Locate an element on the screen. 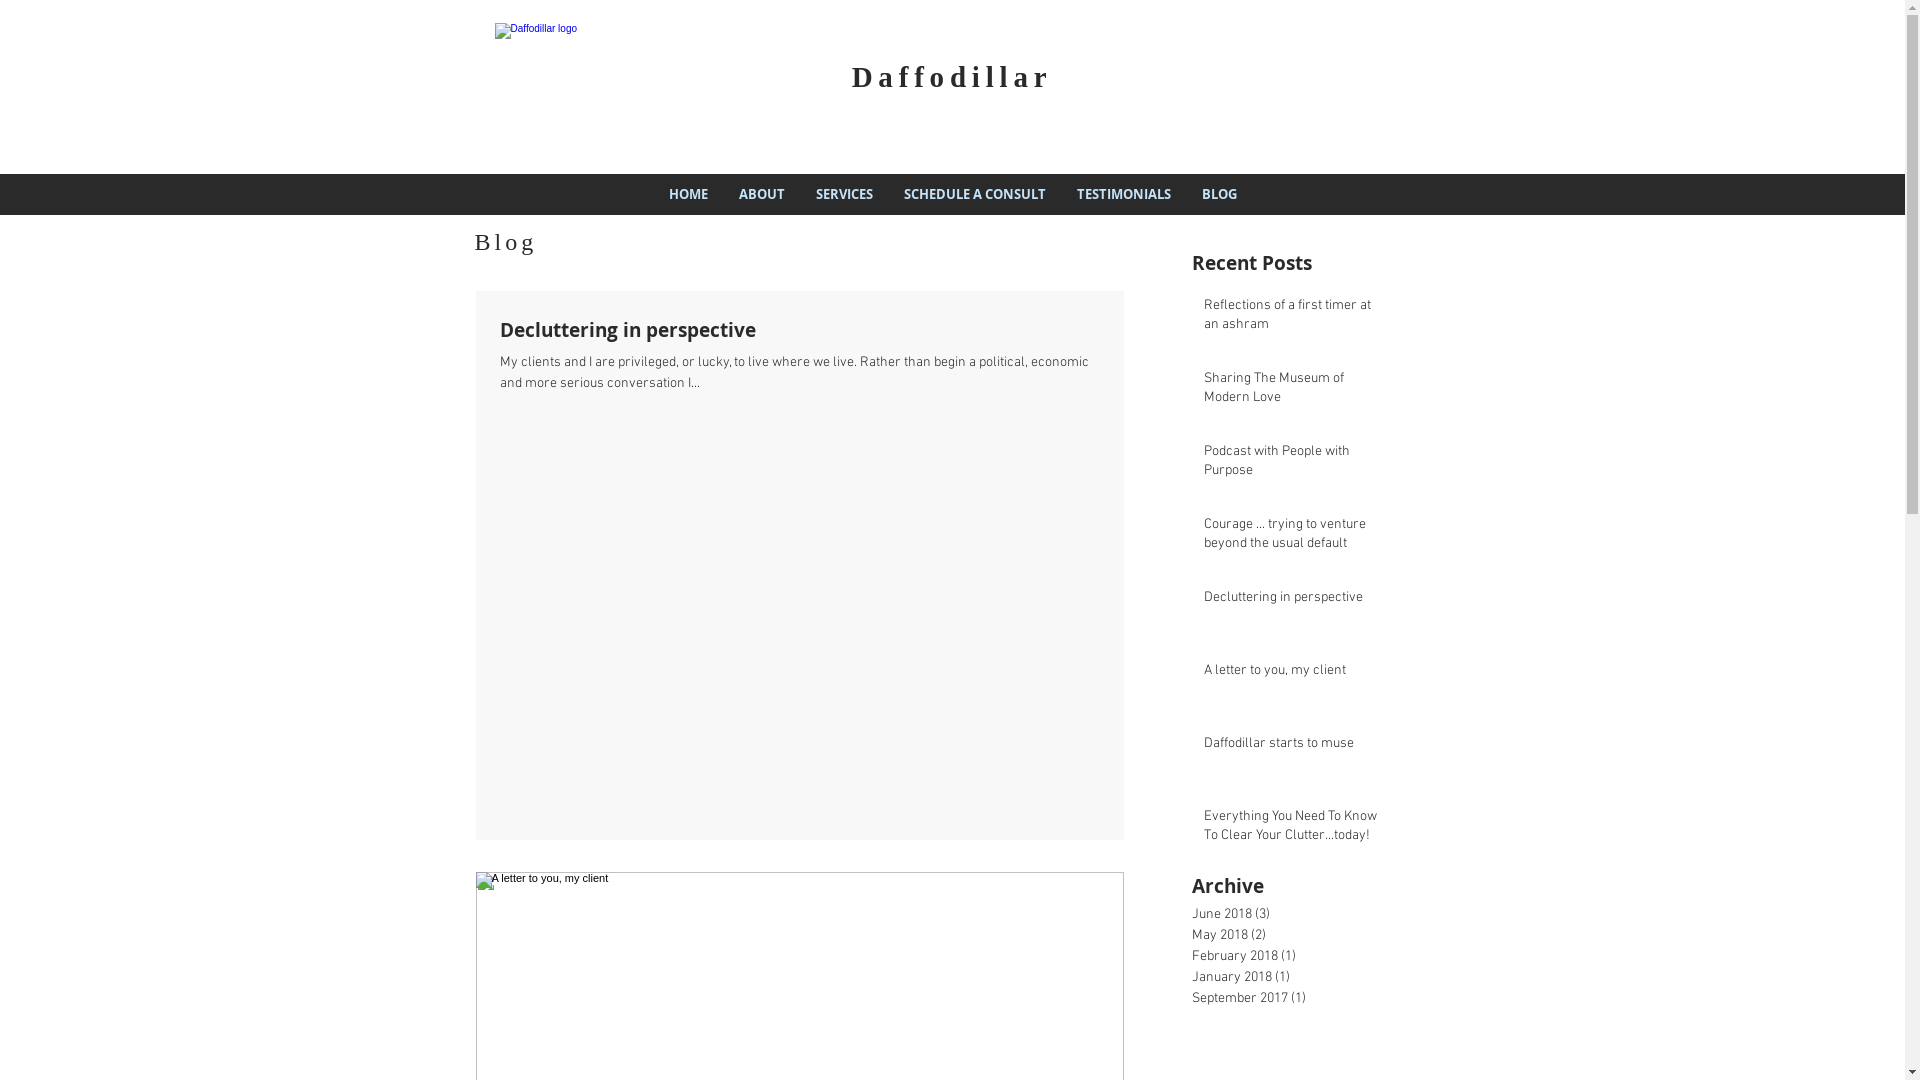  'Sharing The Museum of Modern Love' is located at coordinates (1203, 392).